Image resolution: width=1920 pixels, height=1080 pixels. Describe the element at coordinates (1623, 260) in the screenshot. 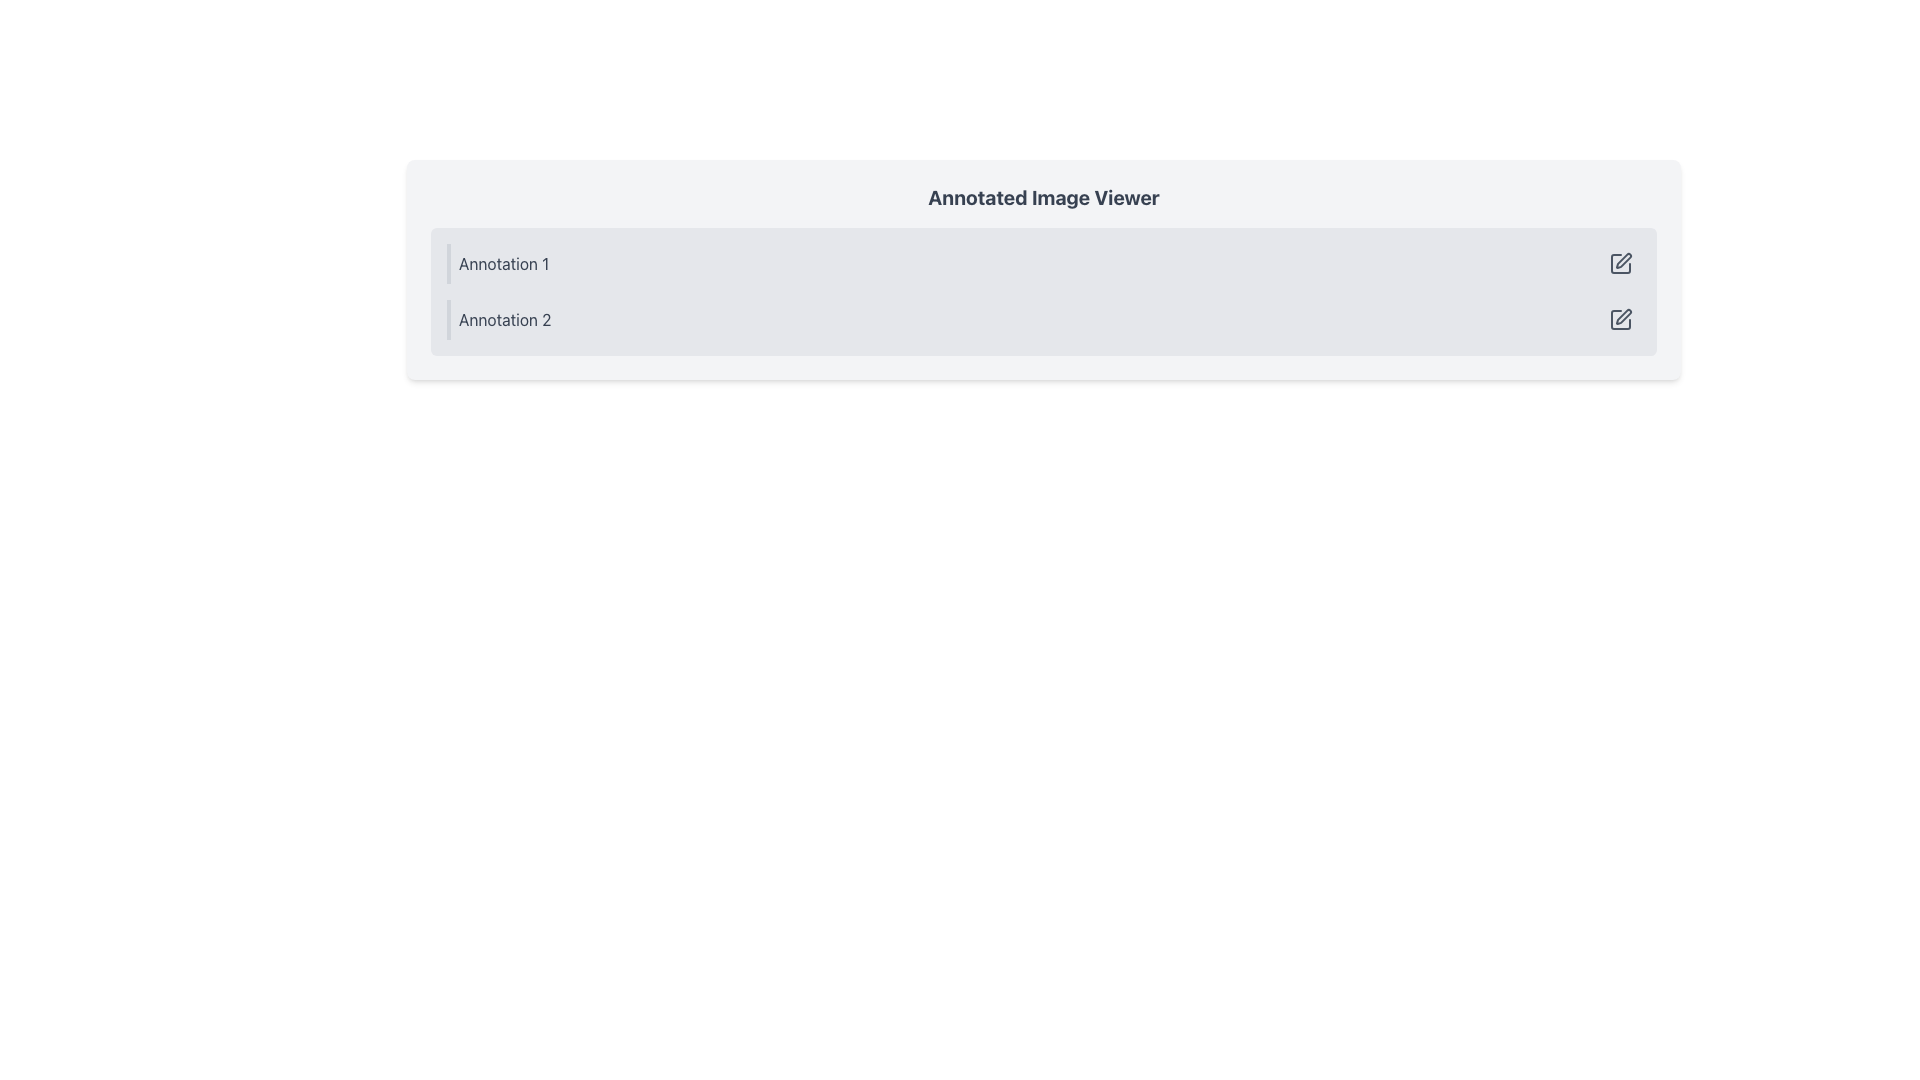

I see `the editing icon located in the upper right section of the user interface` at that location.